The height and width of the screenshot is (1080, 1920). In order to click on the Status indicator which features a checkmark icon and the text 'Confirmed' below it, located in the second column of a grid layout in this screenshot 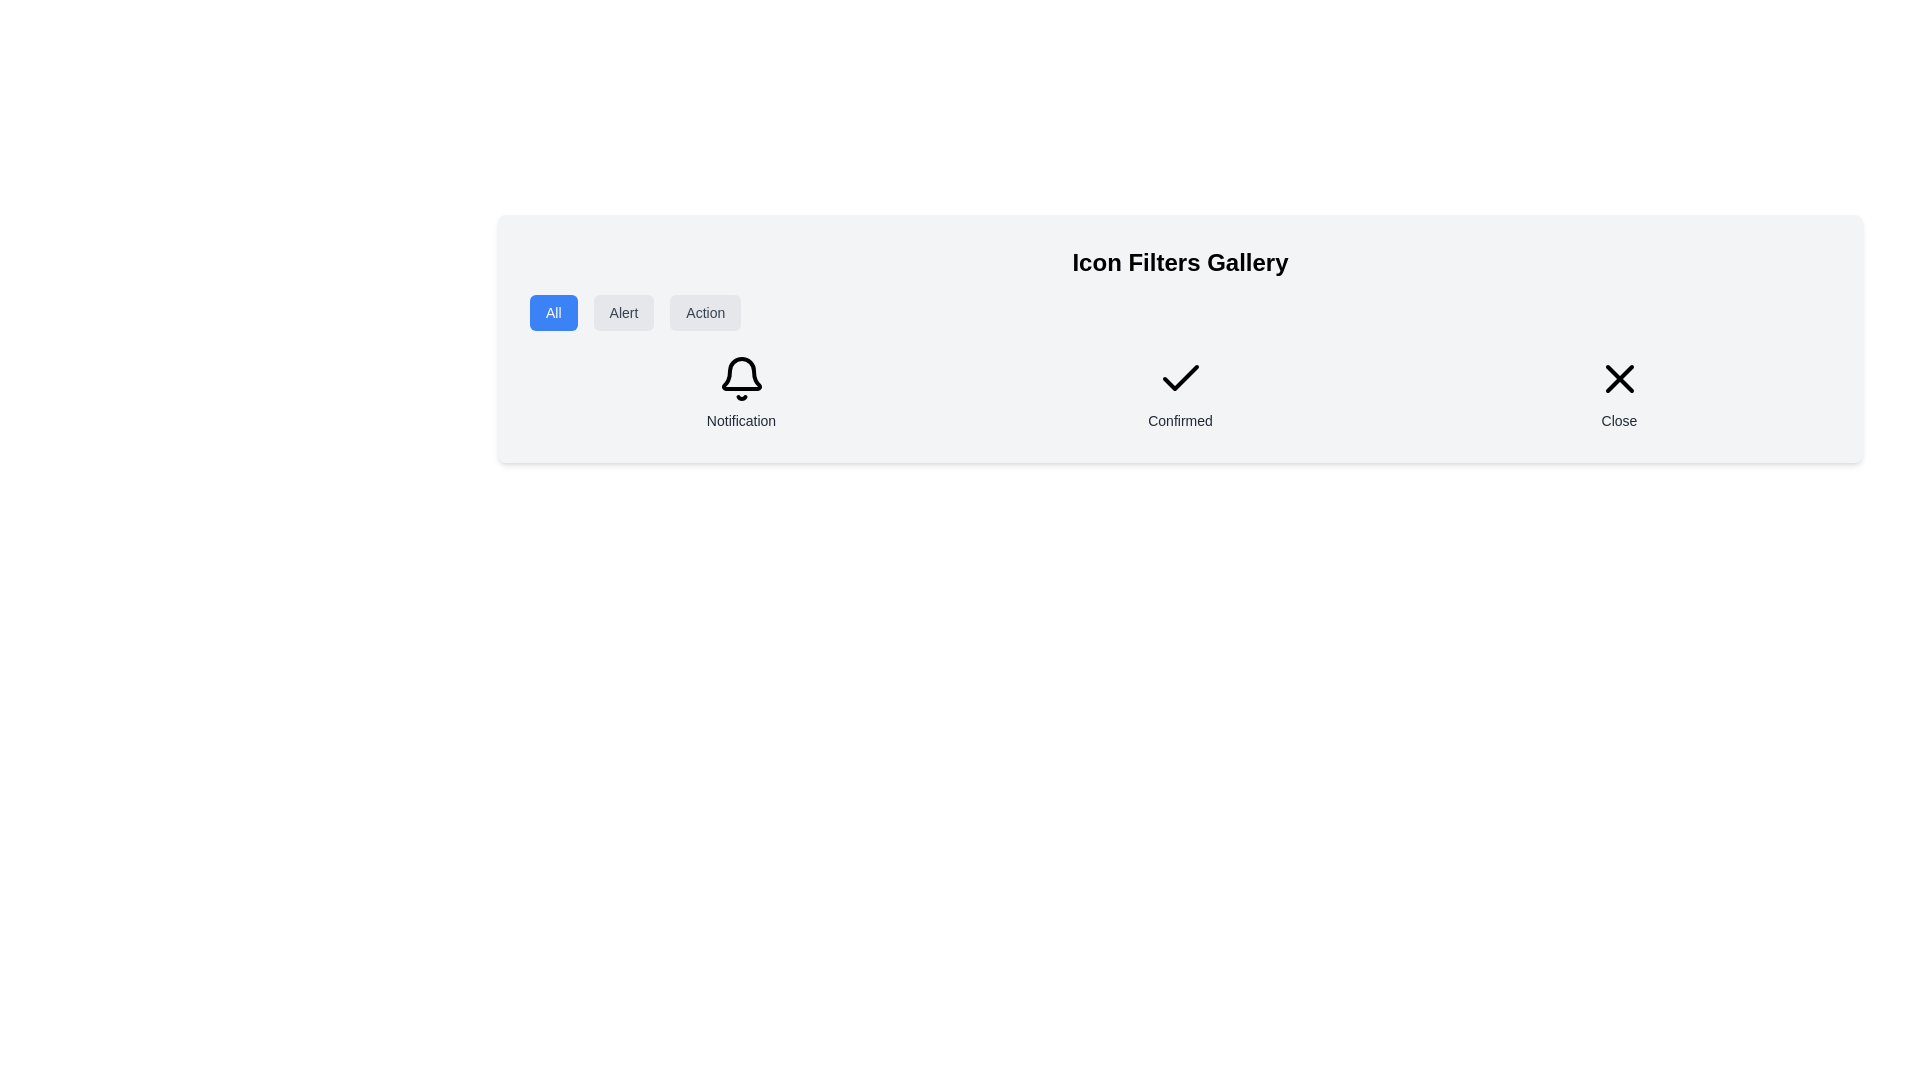, I will do `click(1180, 393)`.